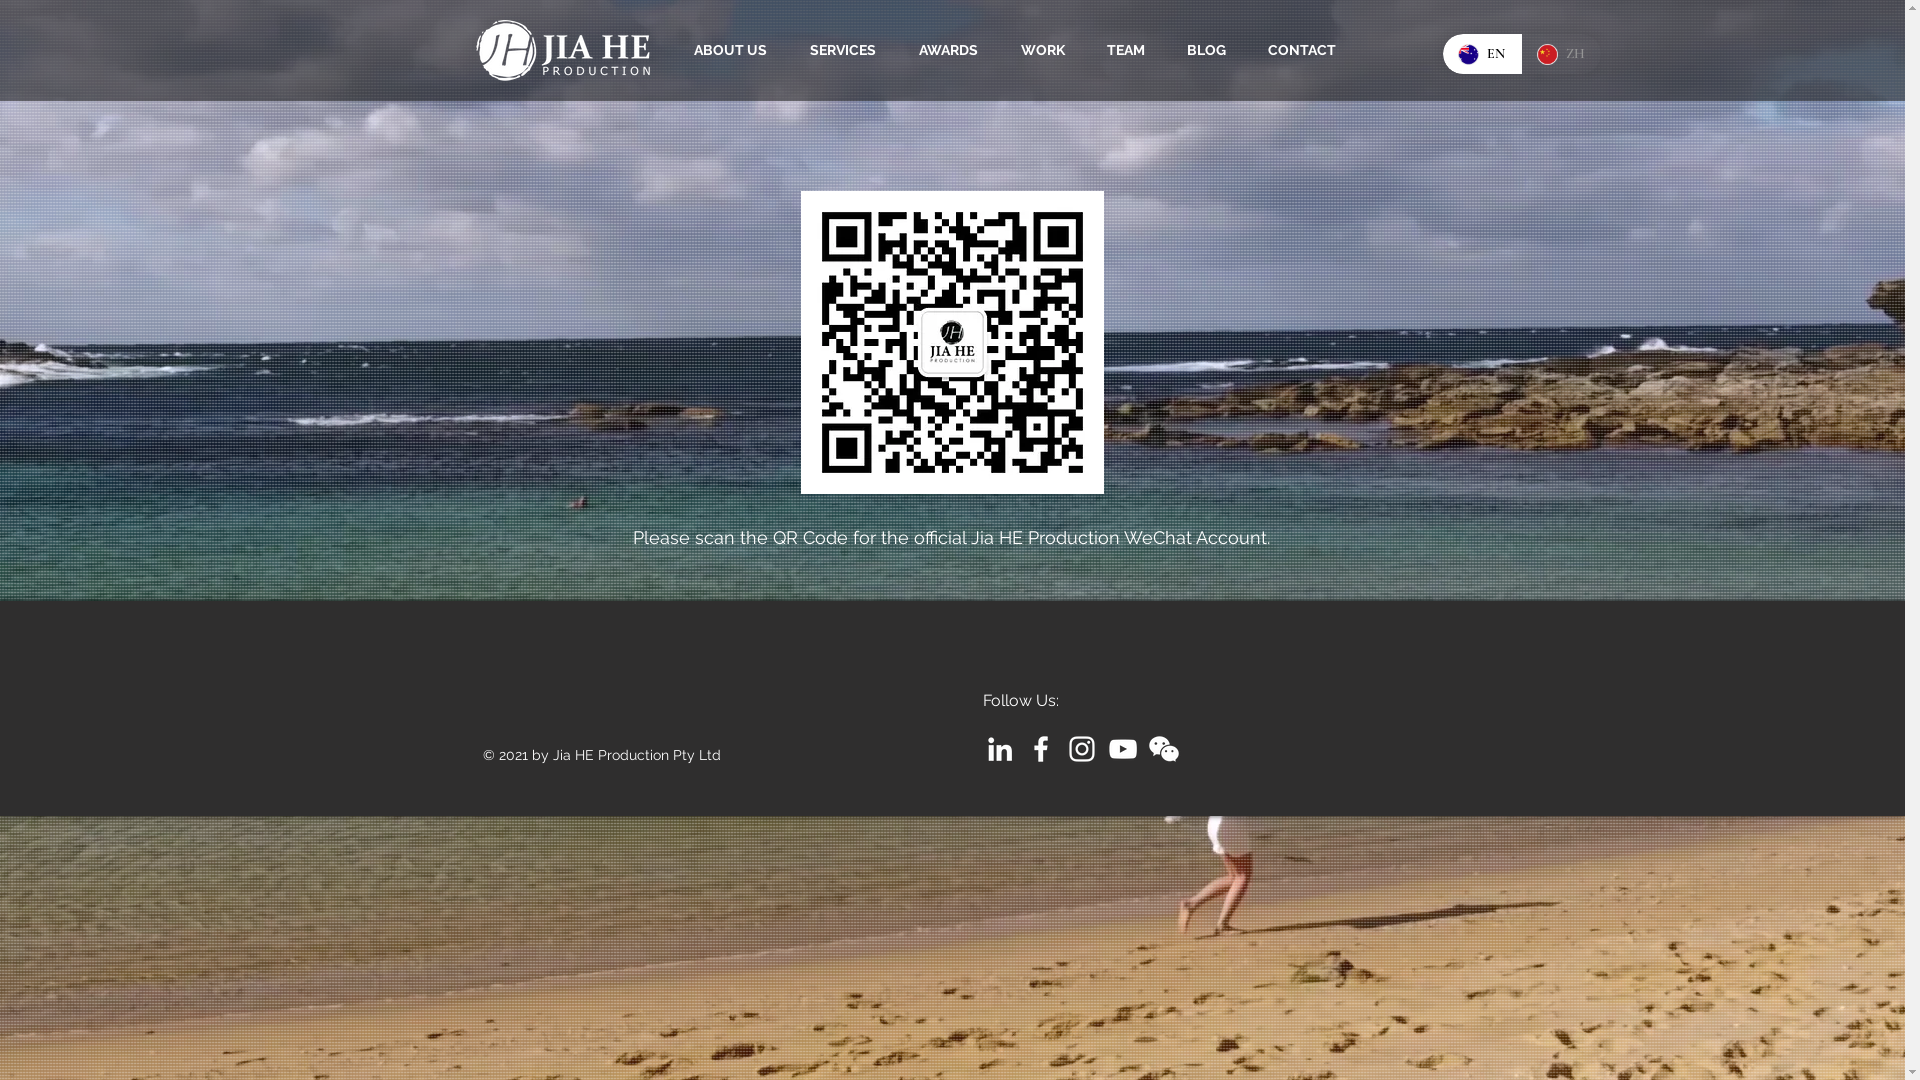 Image resolution: width=1920 pixels, height=1080 pixels. I want to click on 'WORK', so click(1009, 49).